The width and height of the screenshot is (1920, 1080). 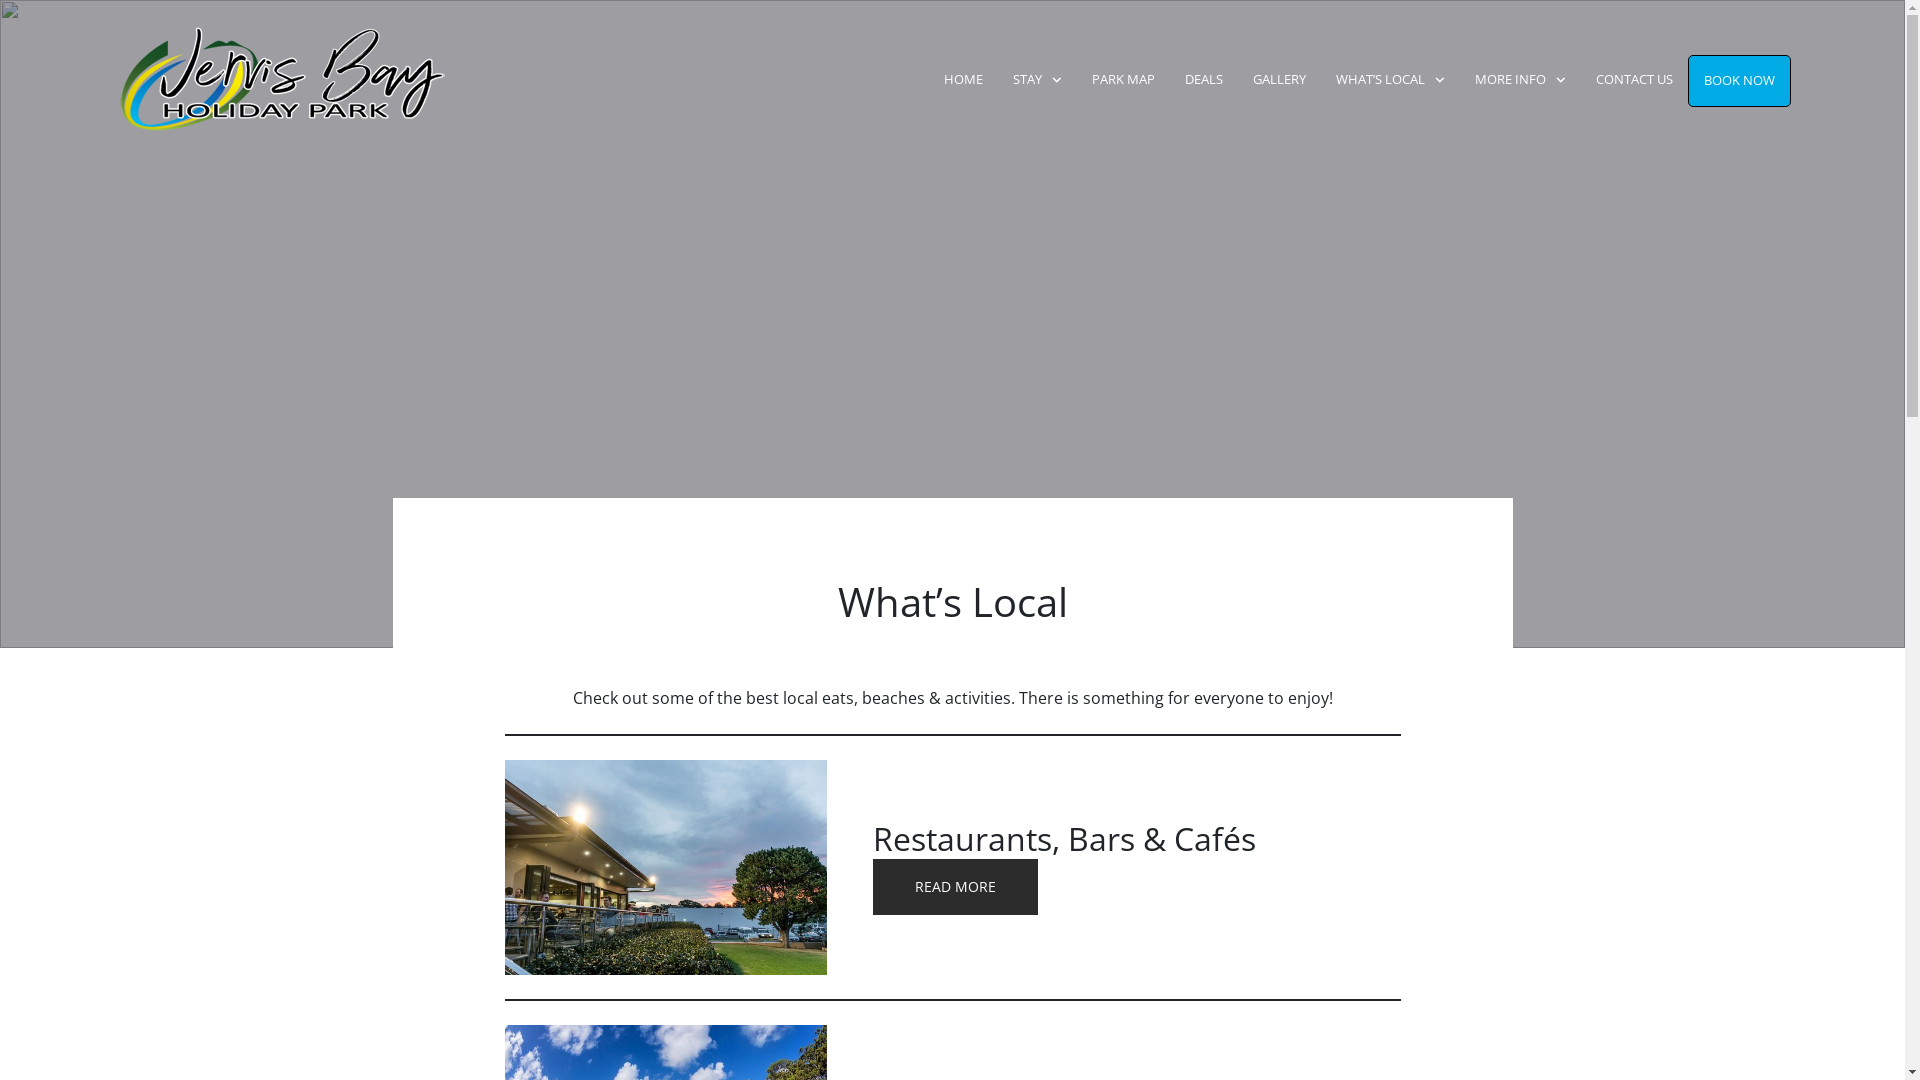 What do you see at coordinates (1037, 79) in the screenshot?
I see `'STAY'` at bounding box center [1037, 79].